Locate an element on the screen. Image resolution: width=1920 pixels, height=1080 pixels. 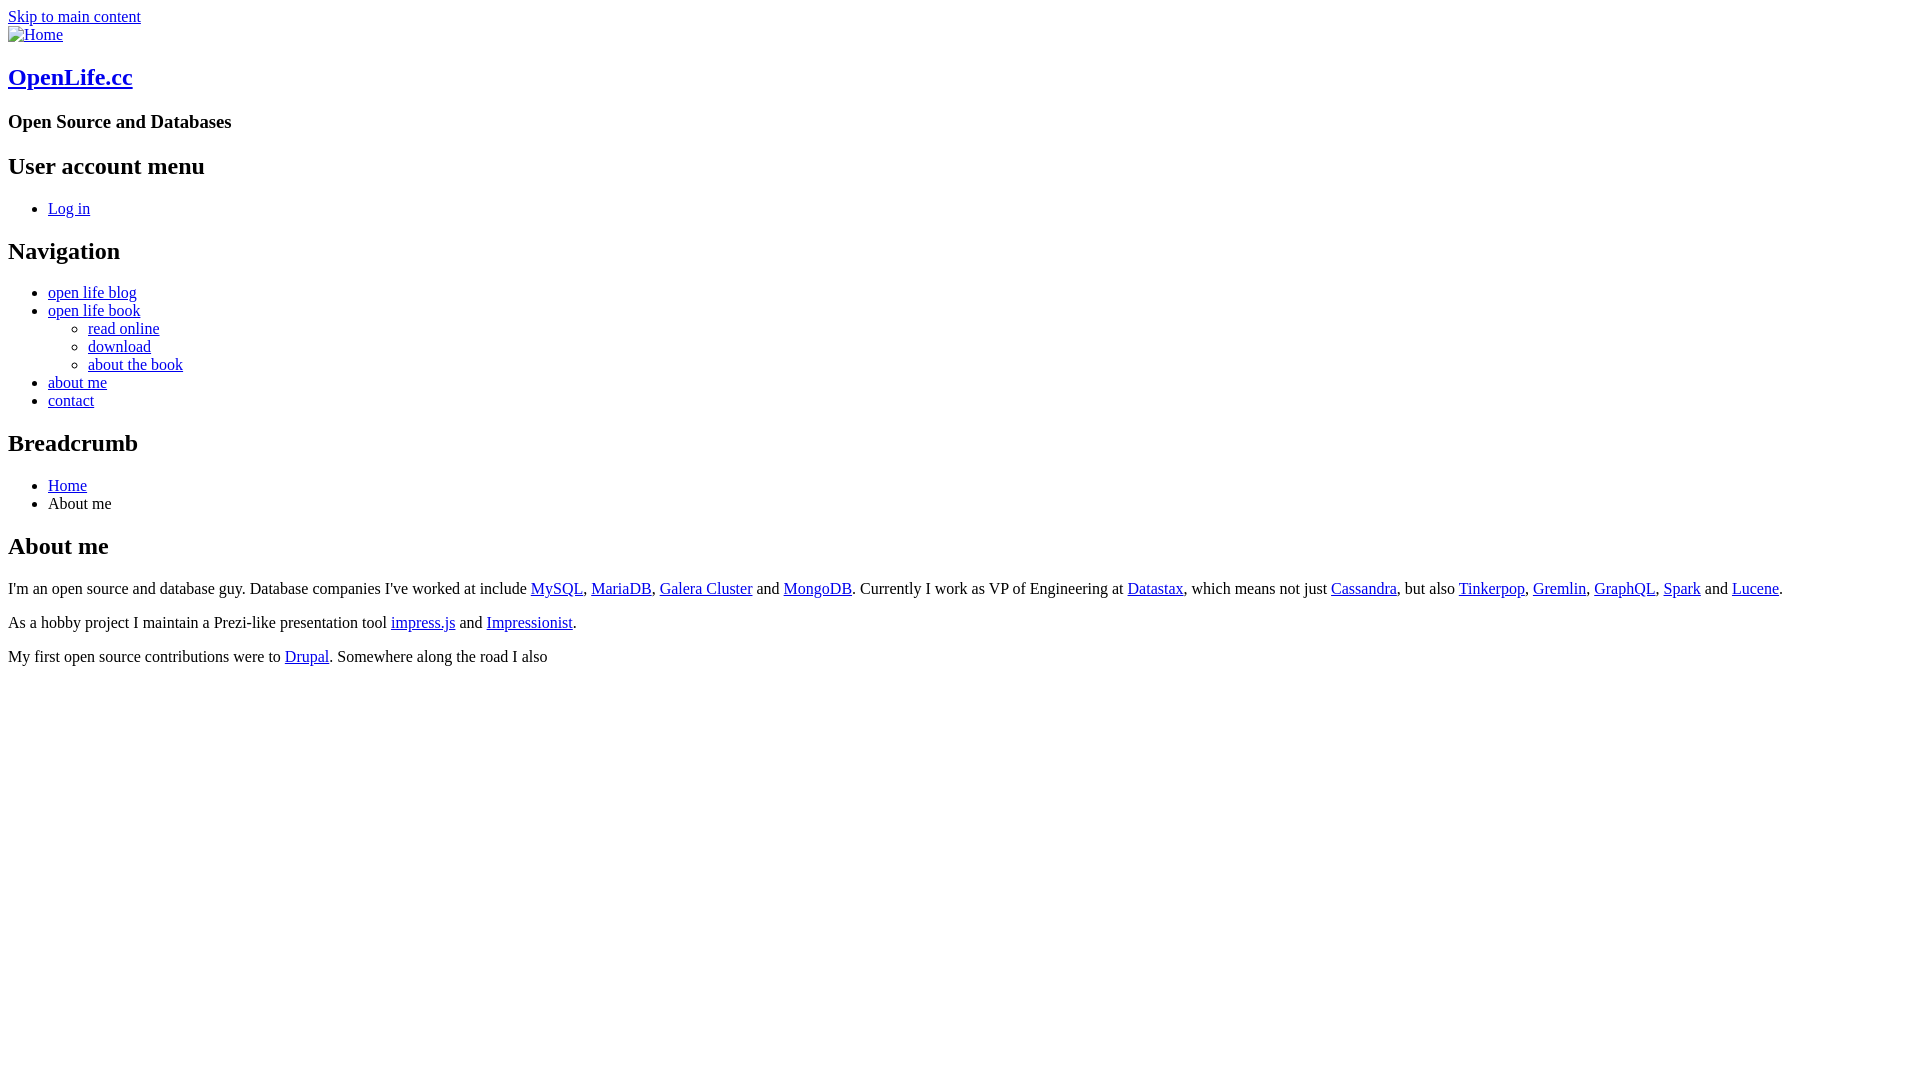
'Datastax' is located at coordinates (1156, 587).